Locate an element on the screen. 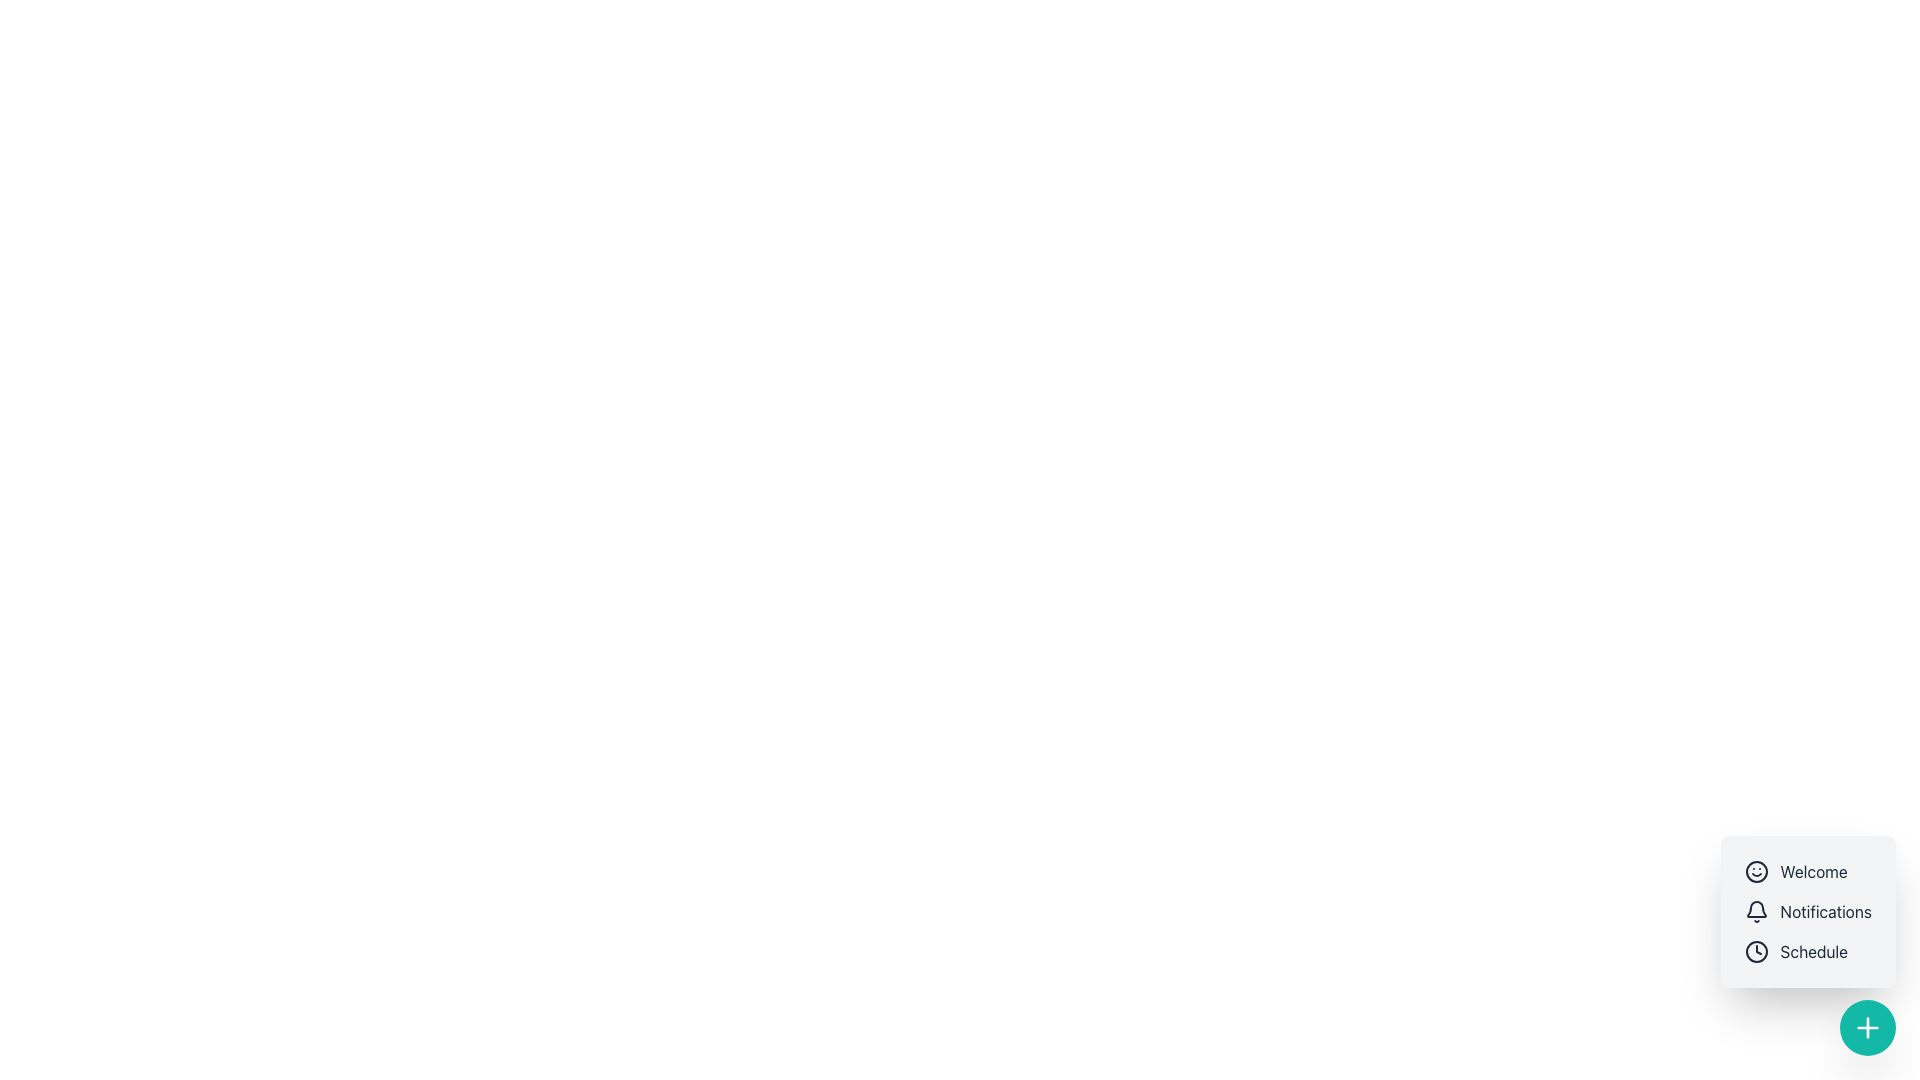  text label displaying 'Schedule' located at the bottom-right corner of the interface, under 'Welcome' and 'Notifications', and to the right of a clock icon is located at coordinates (1814, 951).